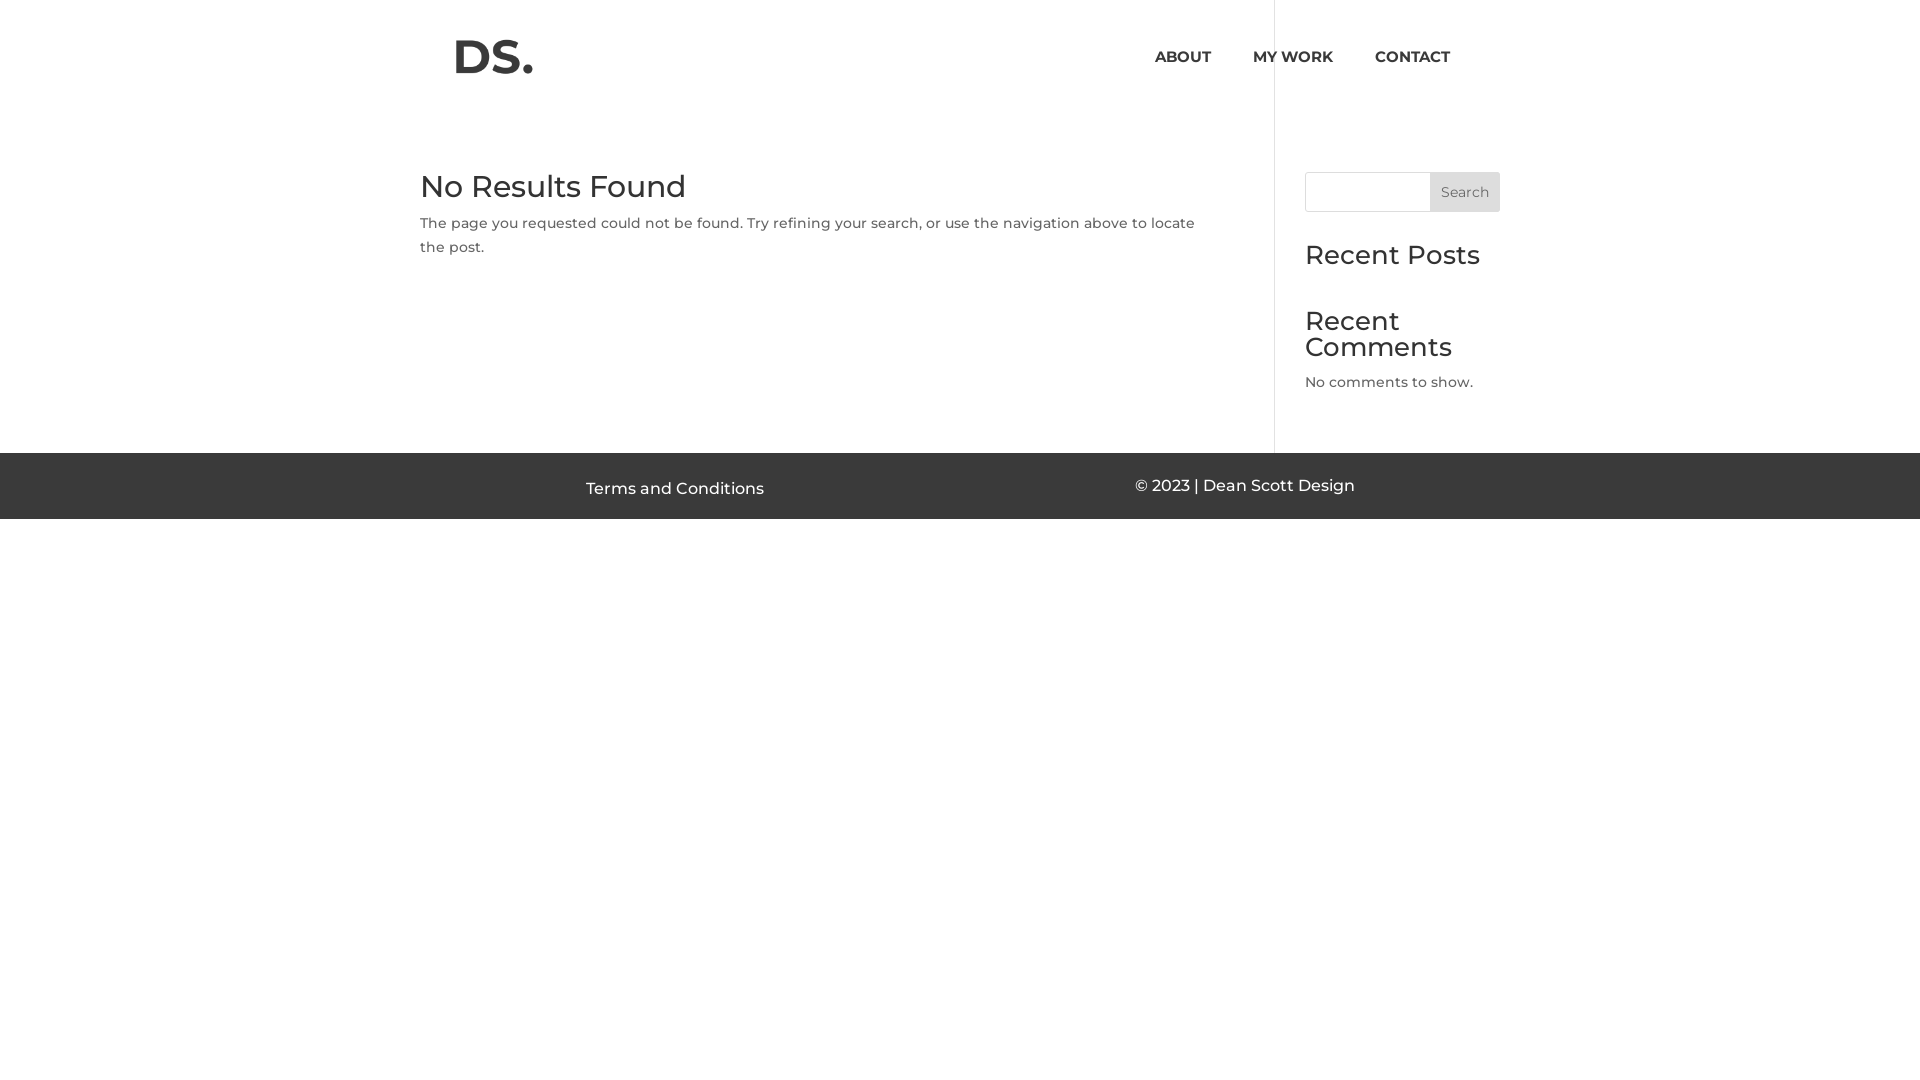 The image size is (1920, 1080). I want to click on 'CONTACT', so click(1373, 80).